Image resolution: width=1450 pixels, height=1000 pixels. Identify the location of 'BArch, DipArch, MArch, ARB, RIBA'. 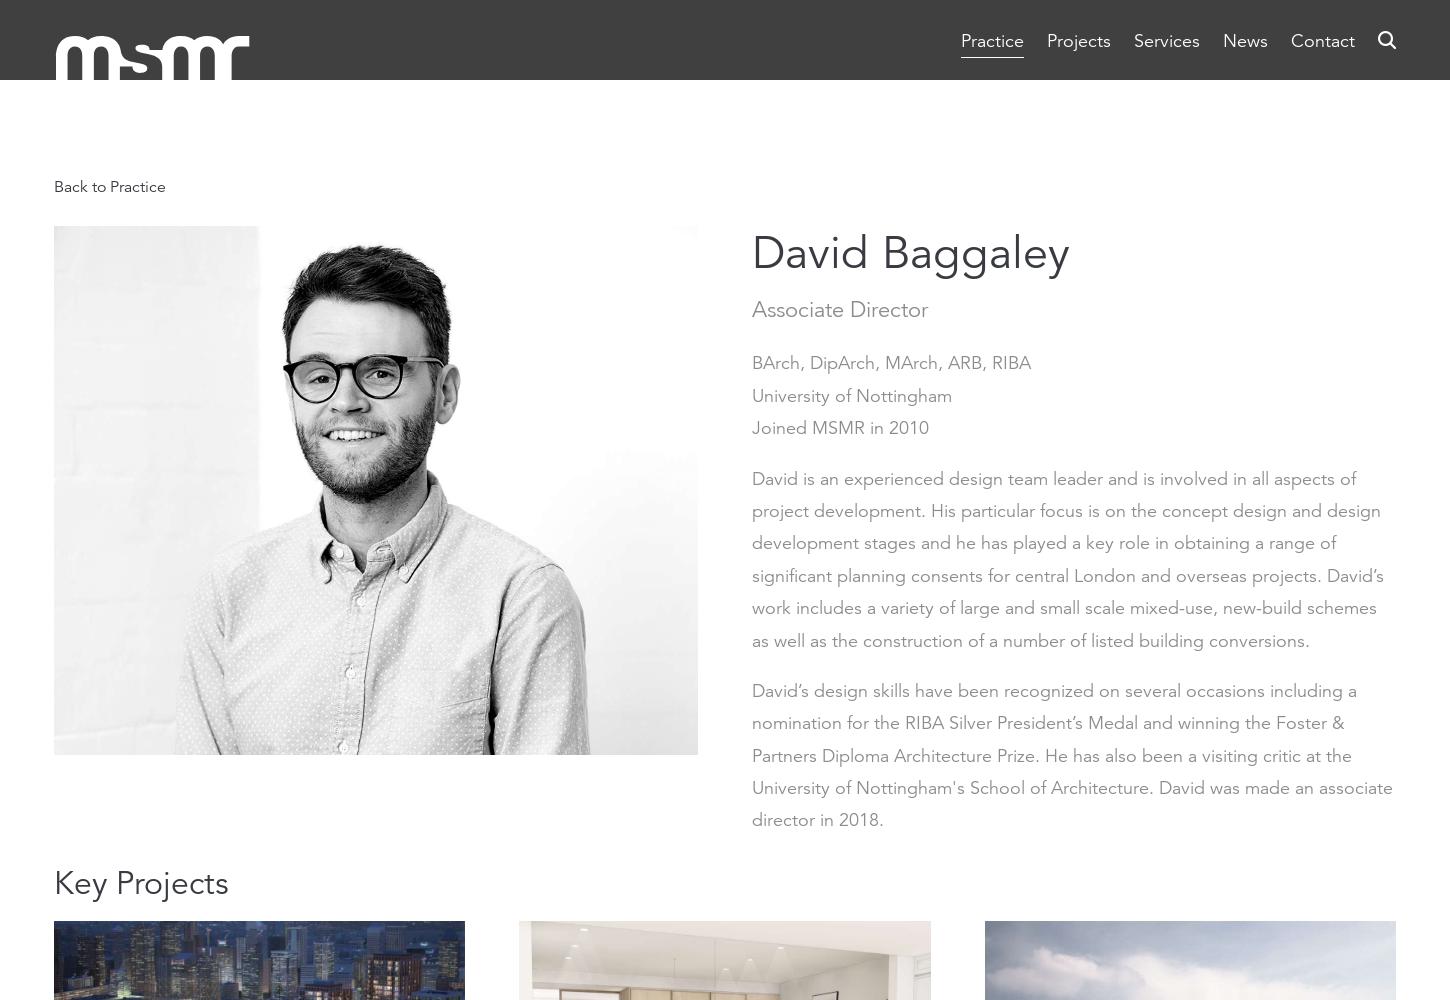
(751, 362).